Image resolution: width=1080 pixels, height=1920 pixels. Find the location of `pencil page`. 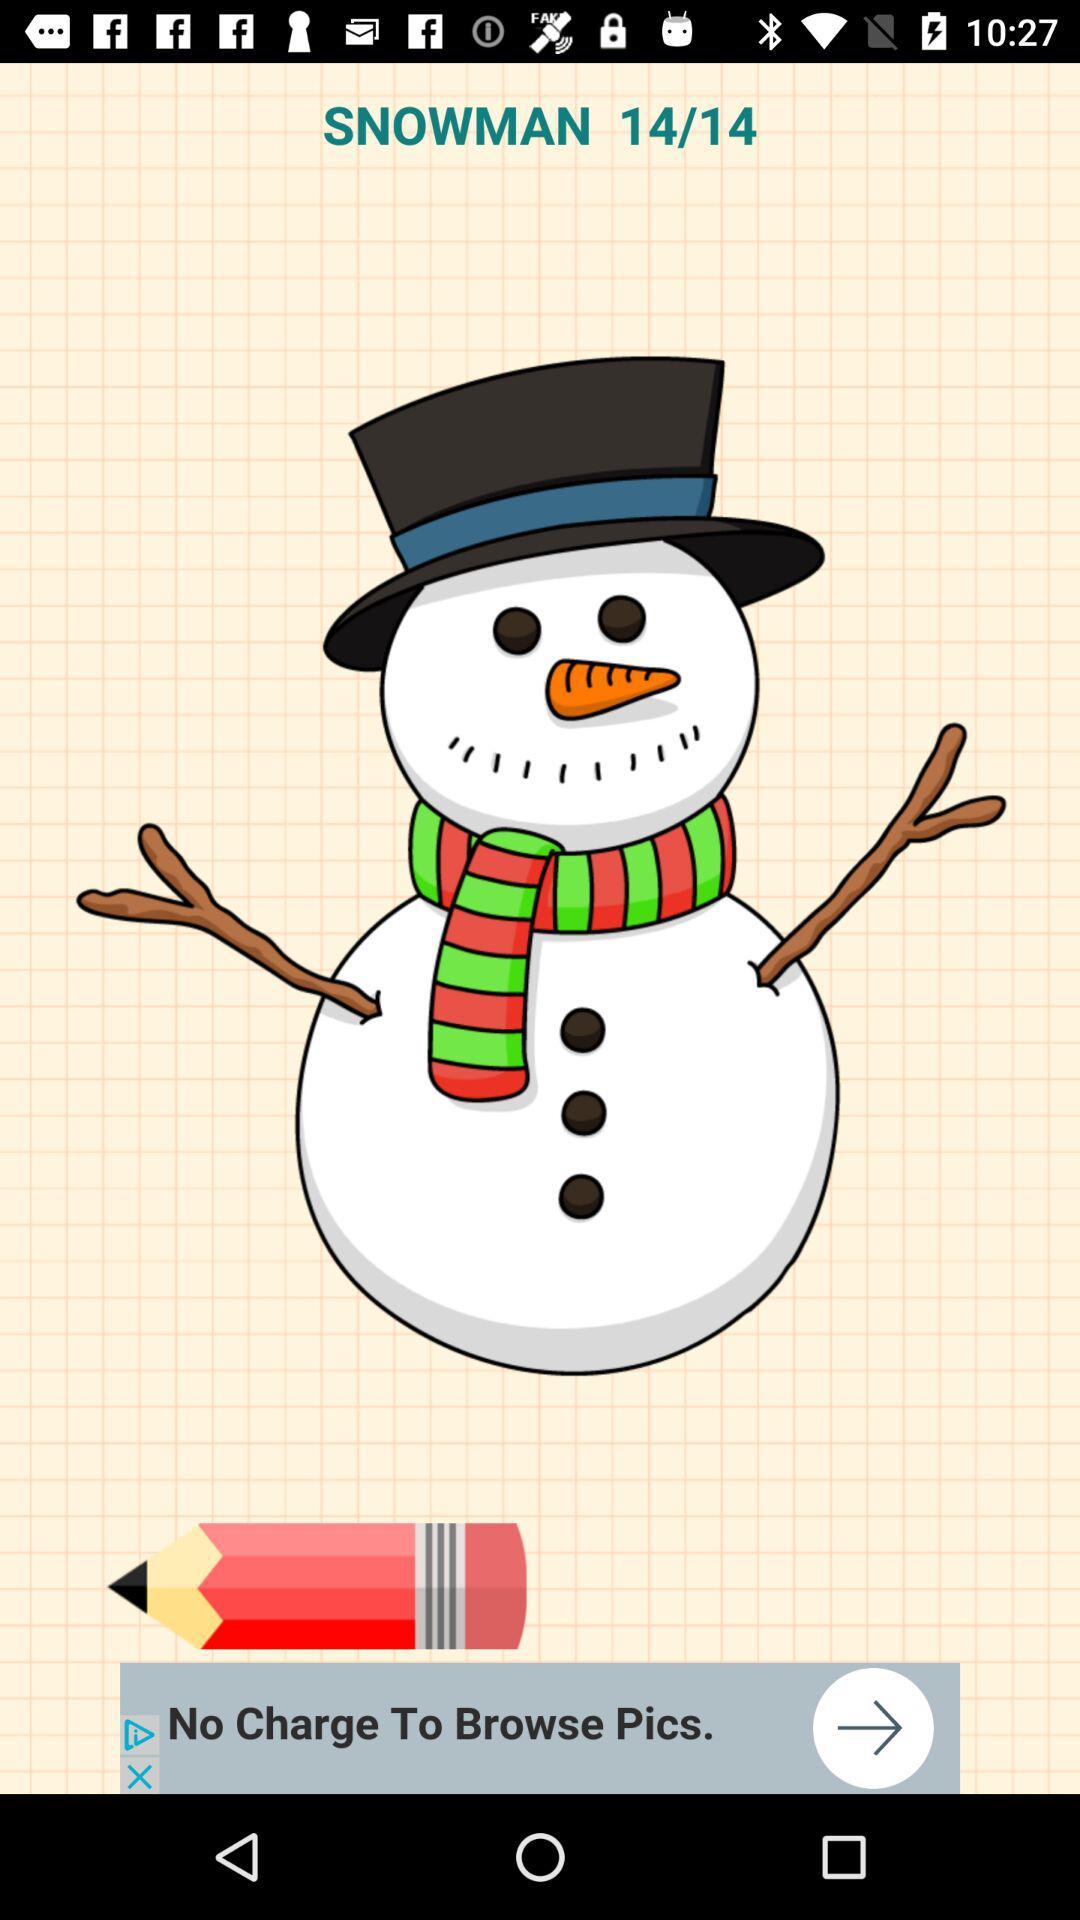

pencil page is located at coordinates (315, 1585).